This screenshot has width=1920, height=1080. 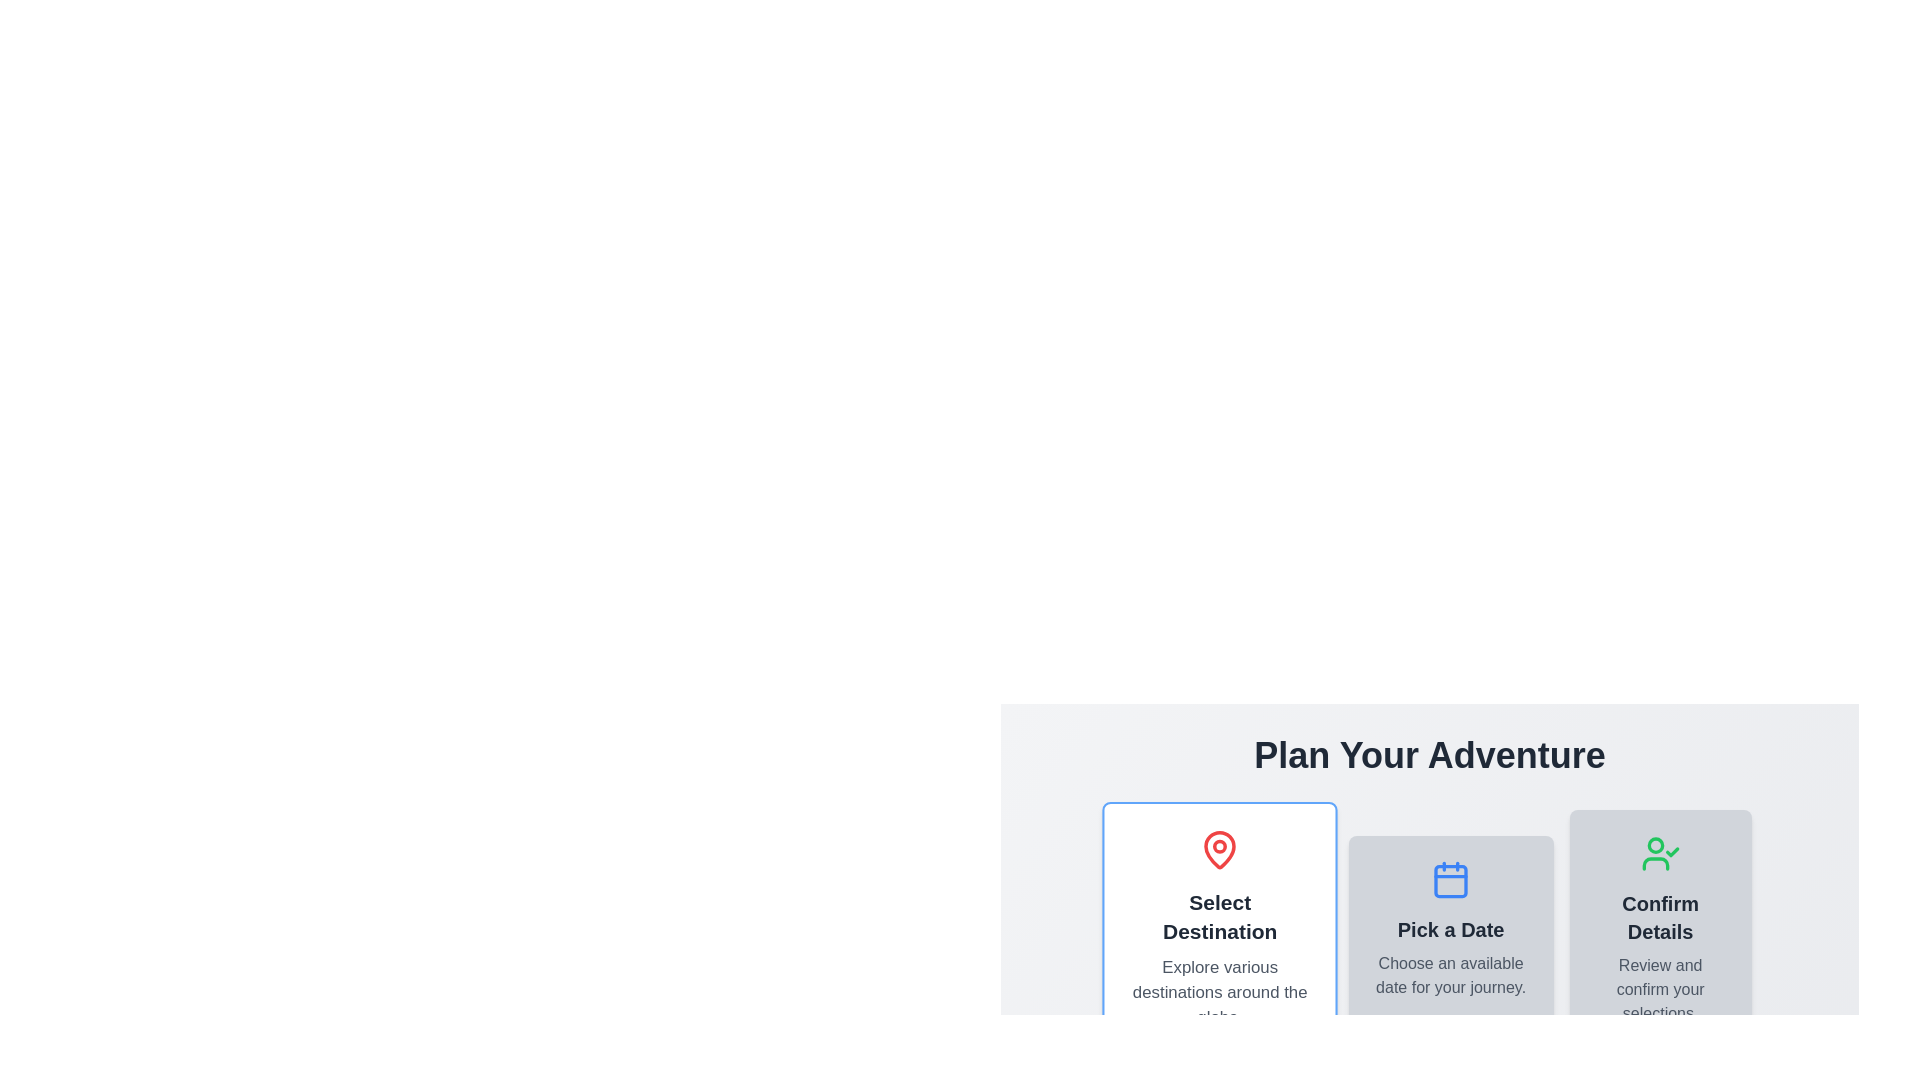 What do you see at coordinates (1660, 853) in the screenshot?
I see `the confirmation icon located in the 'Confirm Details' section, positioned above the text 'Confirm Details'` at bounding box center [1660, 853].